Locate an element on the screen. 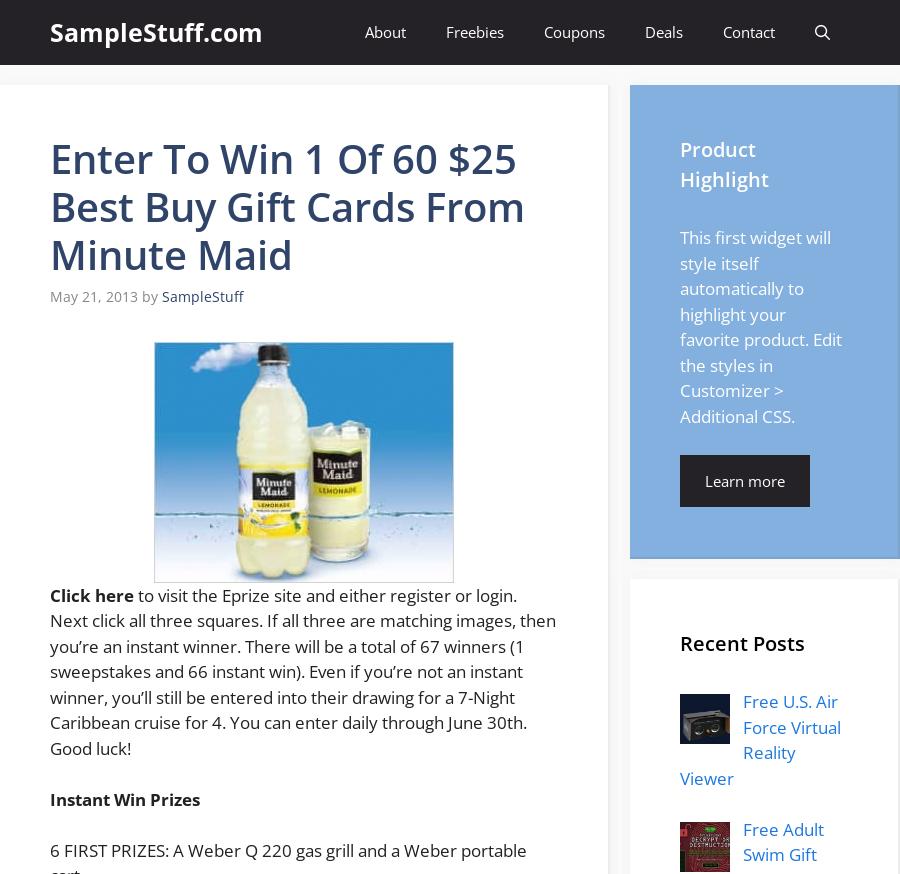 This screenshot has width=900, height=874. 'May 21, 2013' is located at coordinates (49, 295).